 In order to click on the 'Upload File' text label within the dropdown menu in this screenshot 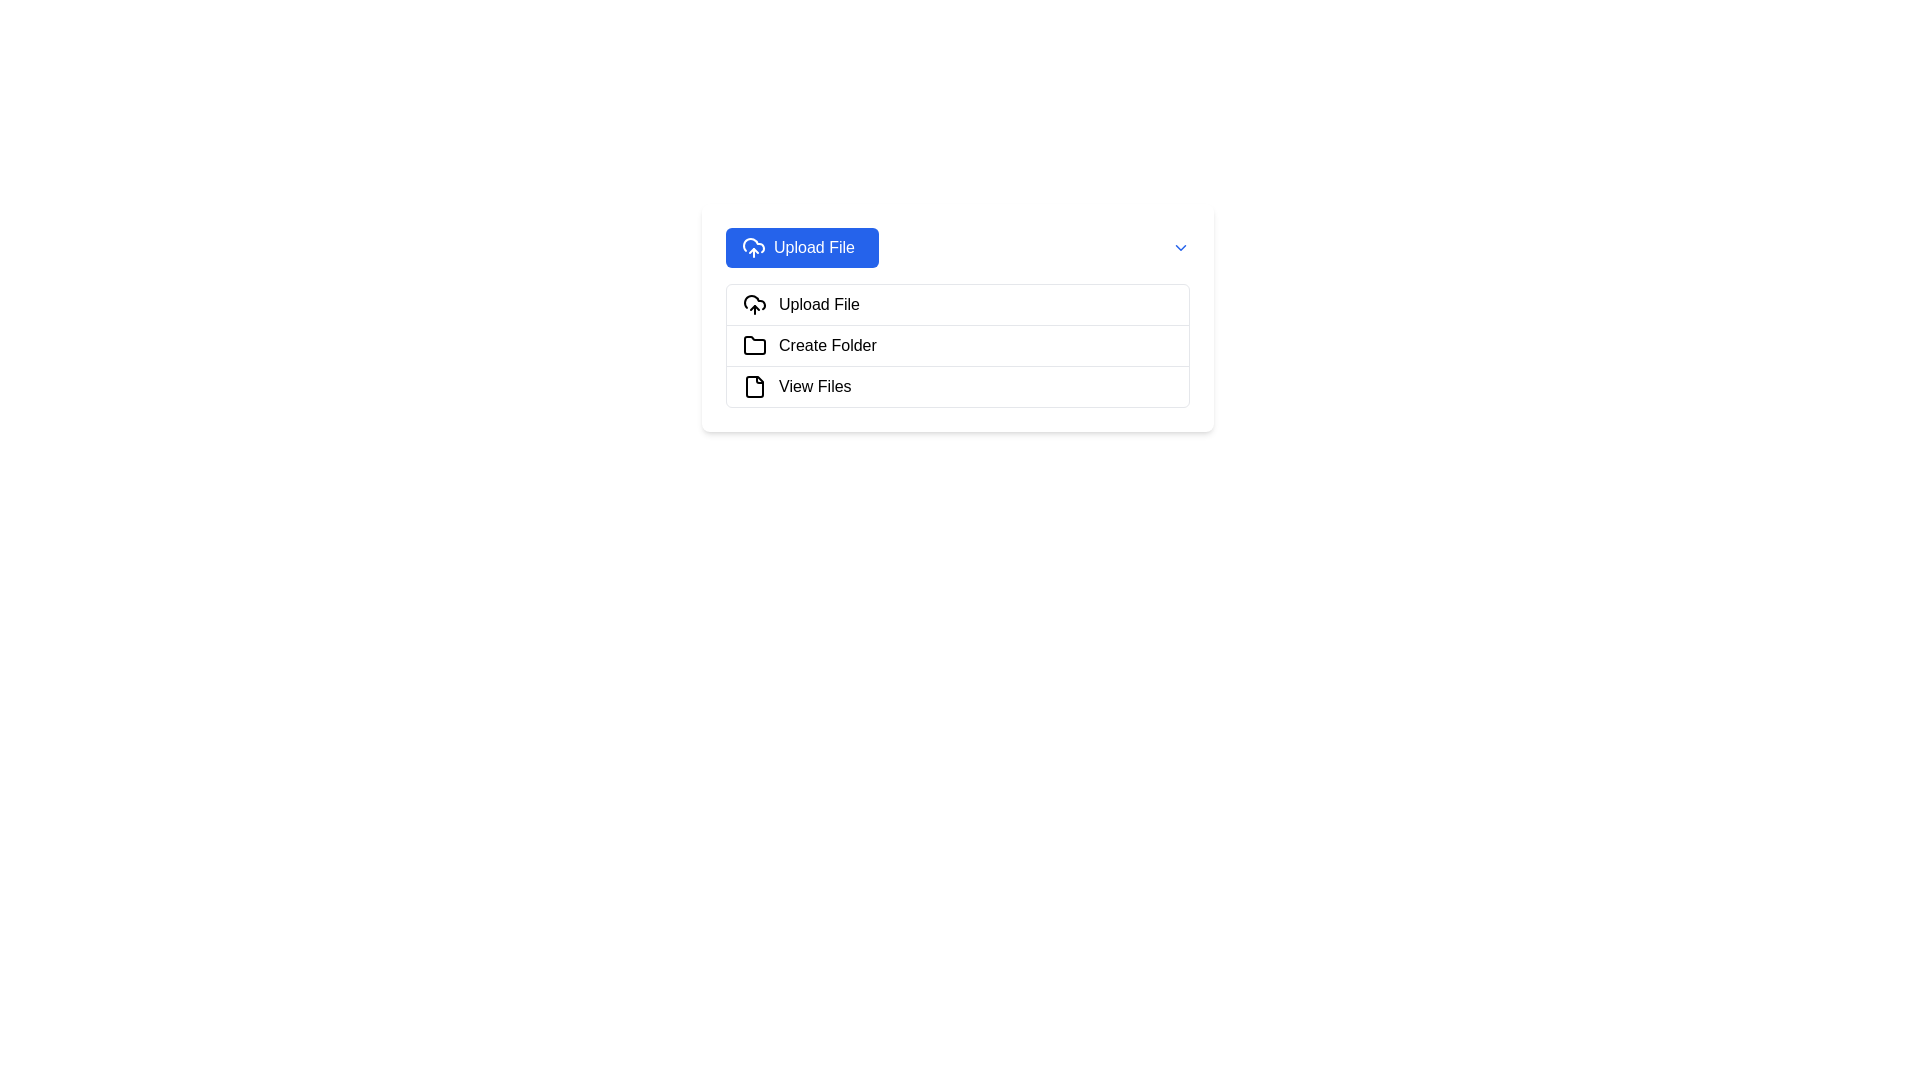, I will do `click(819, 304)`.